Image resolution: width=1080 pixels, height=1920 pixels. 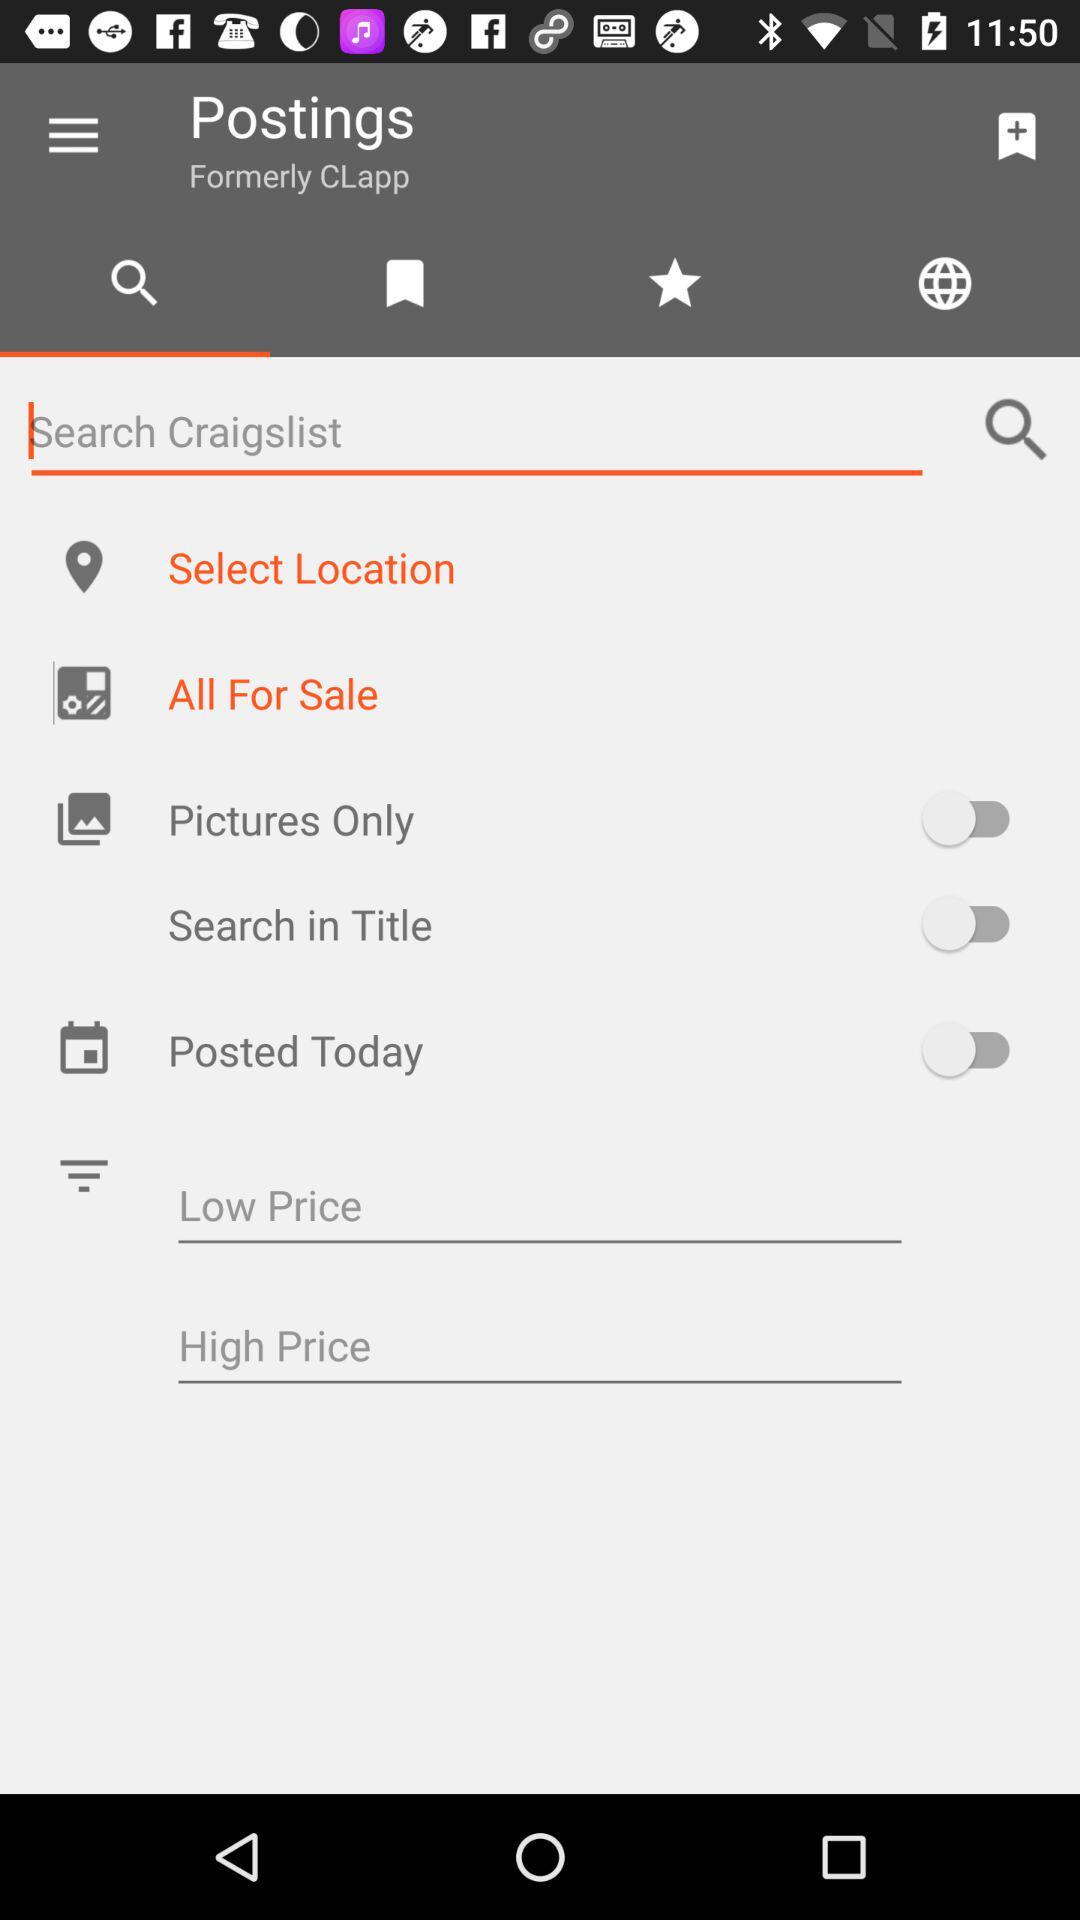 I want to click on the select location item, so click(x=601, y=565).